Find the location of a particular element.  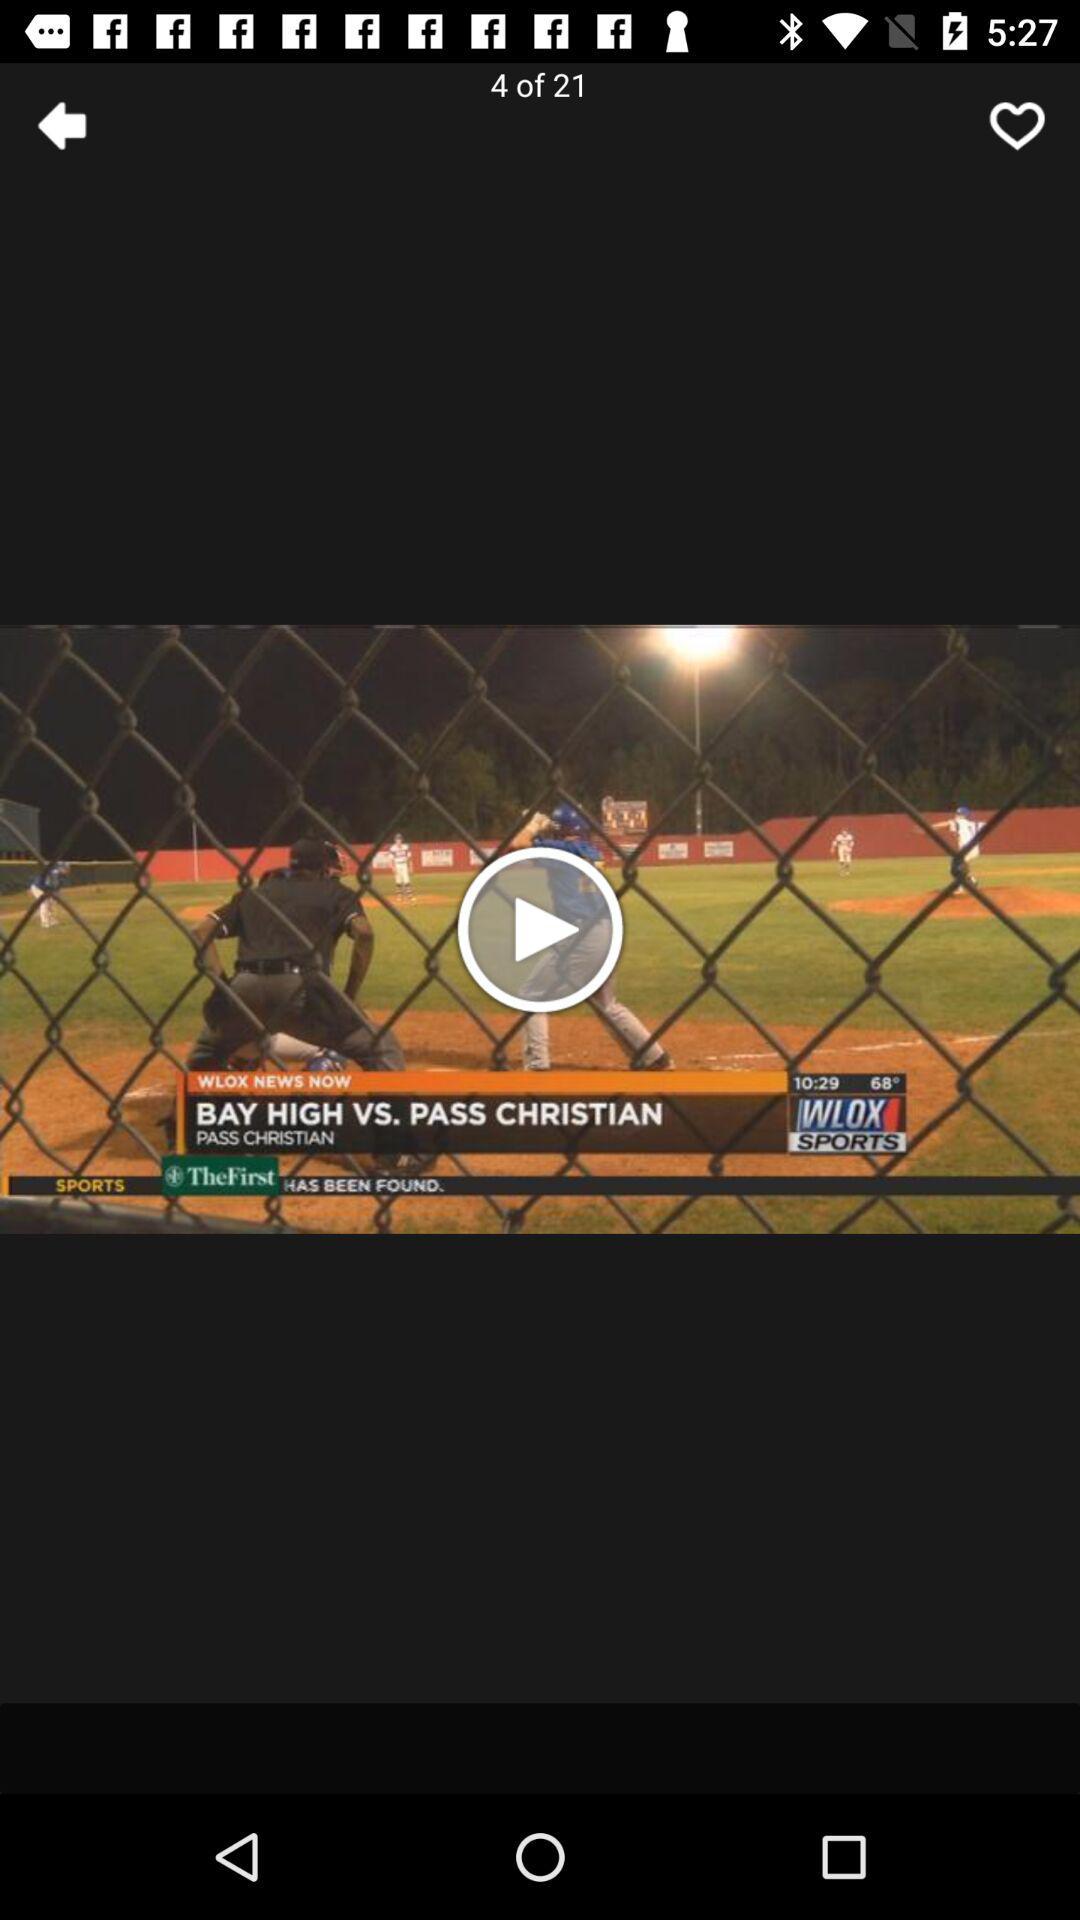

go back is located at coordinates (61, 124).